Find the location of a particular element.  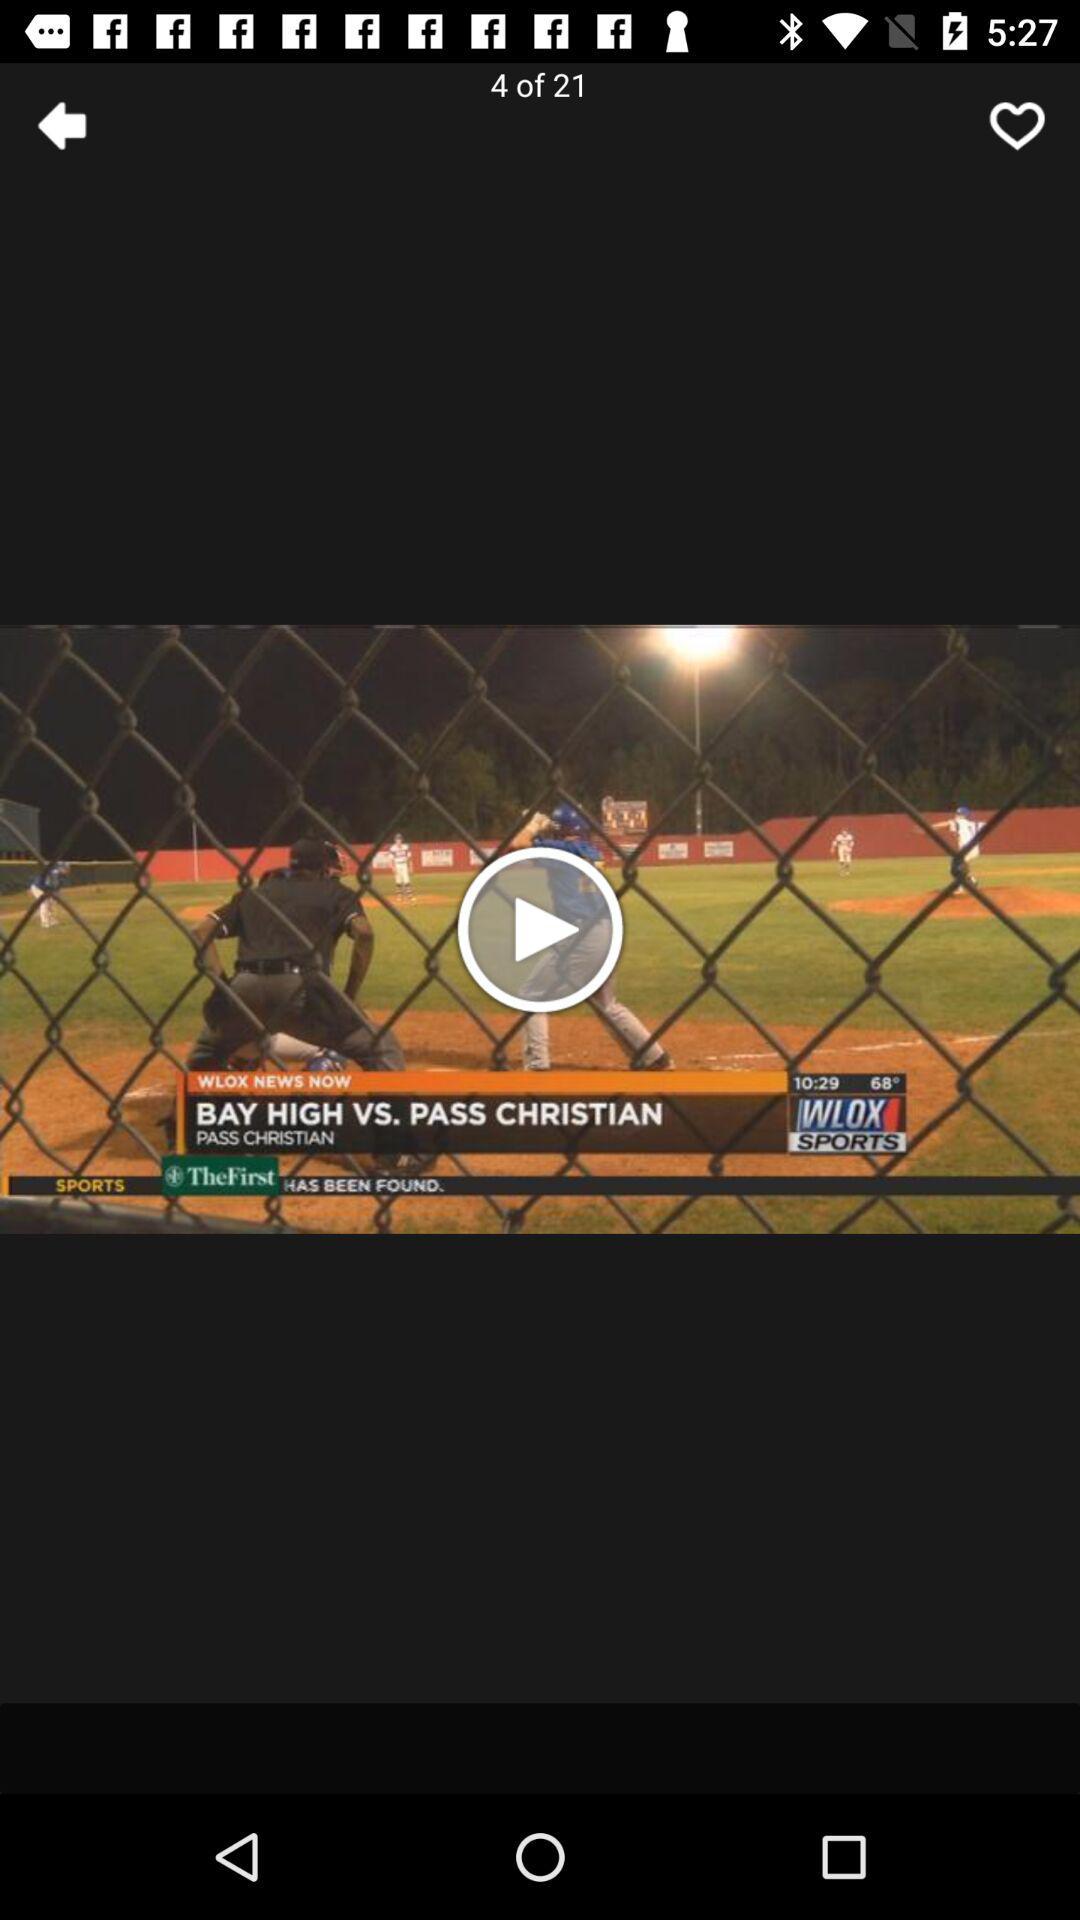

go back is located at coordinates (61, 124).